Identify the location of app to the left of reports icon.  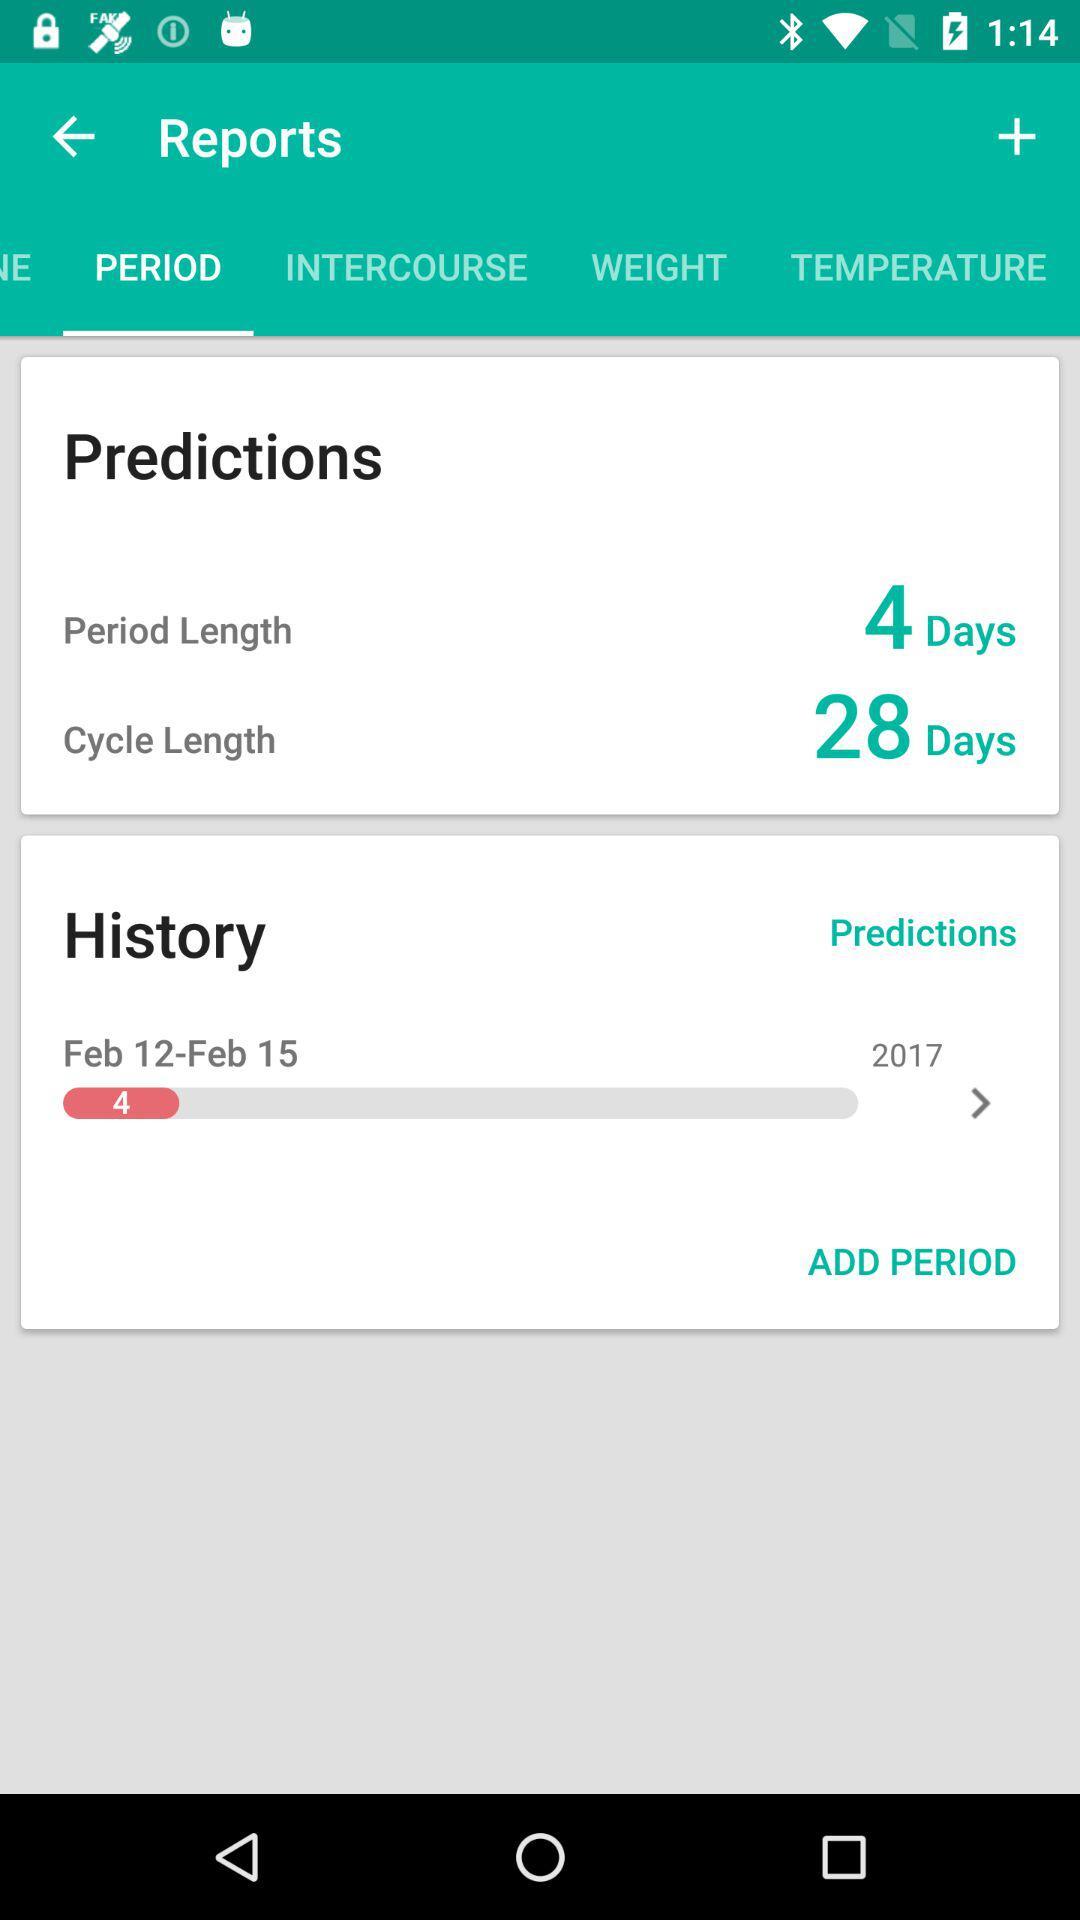
(72, 135).